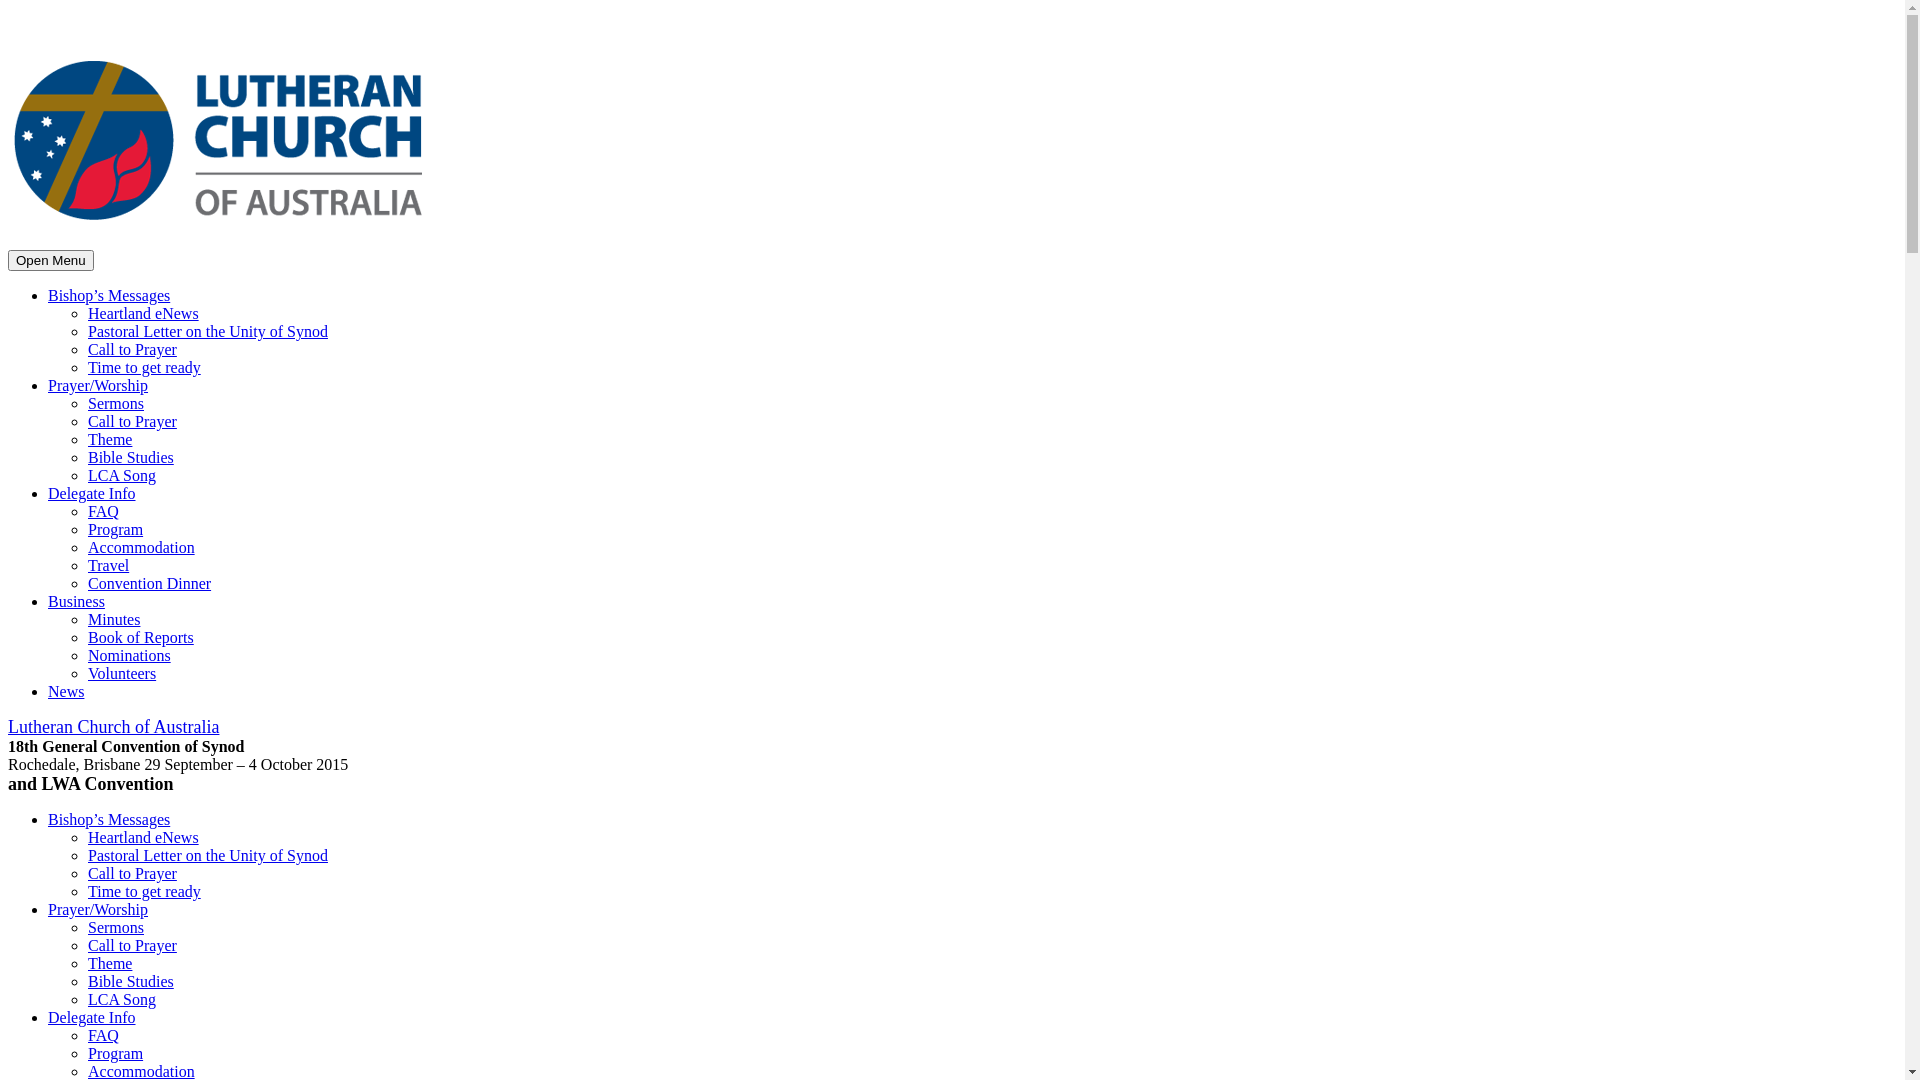 This screenshot has height=1080, width=1920. What do you see at coordinates (148, 583) in the screenshot?
I see `'Convention Dinner'` at bounding box center [148, 583].